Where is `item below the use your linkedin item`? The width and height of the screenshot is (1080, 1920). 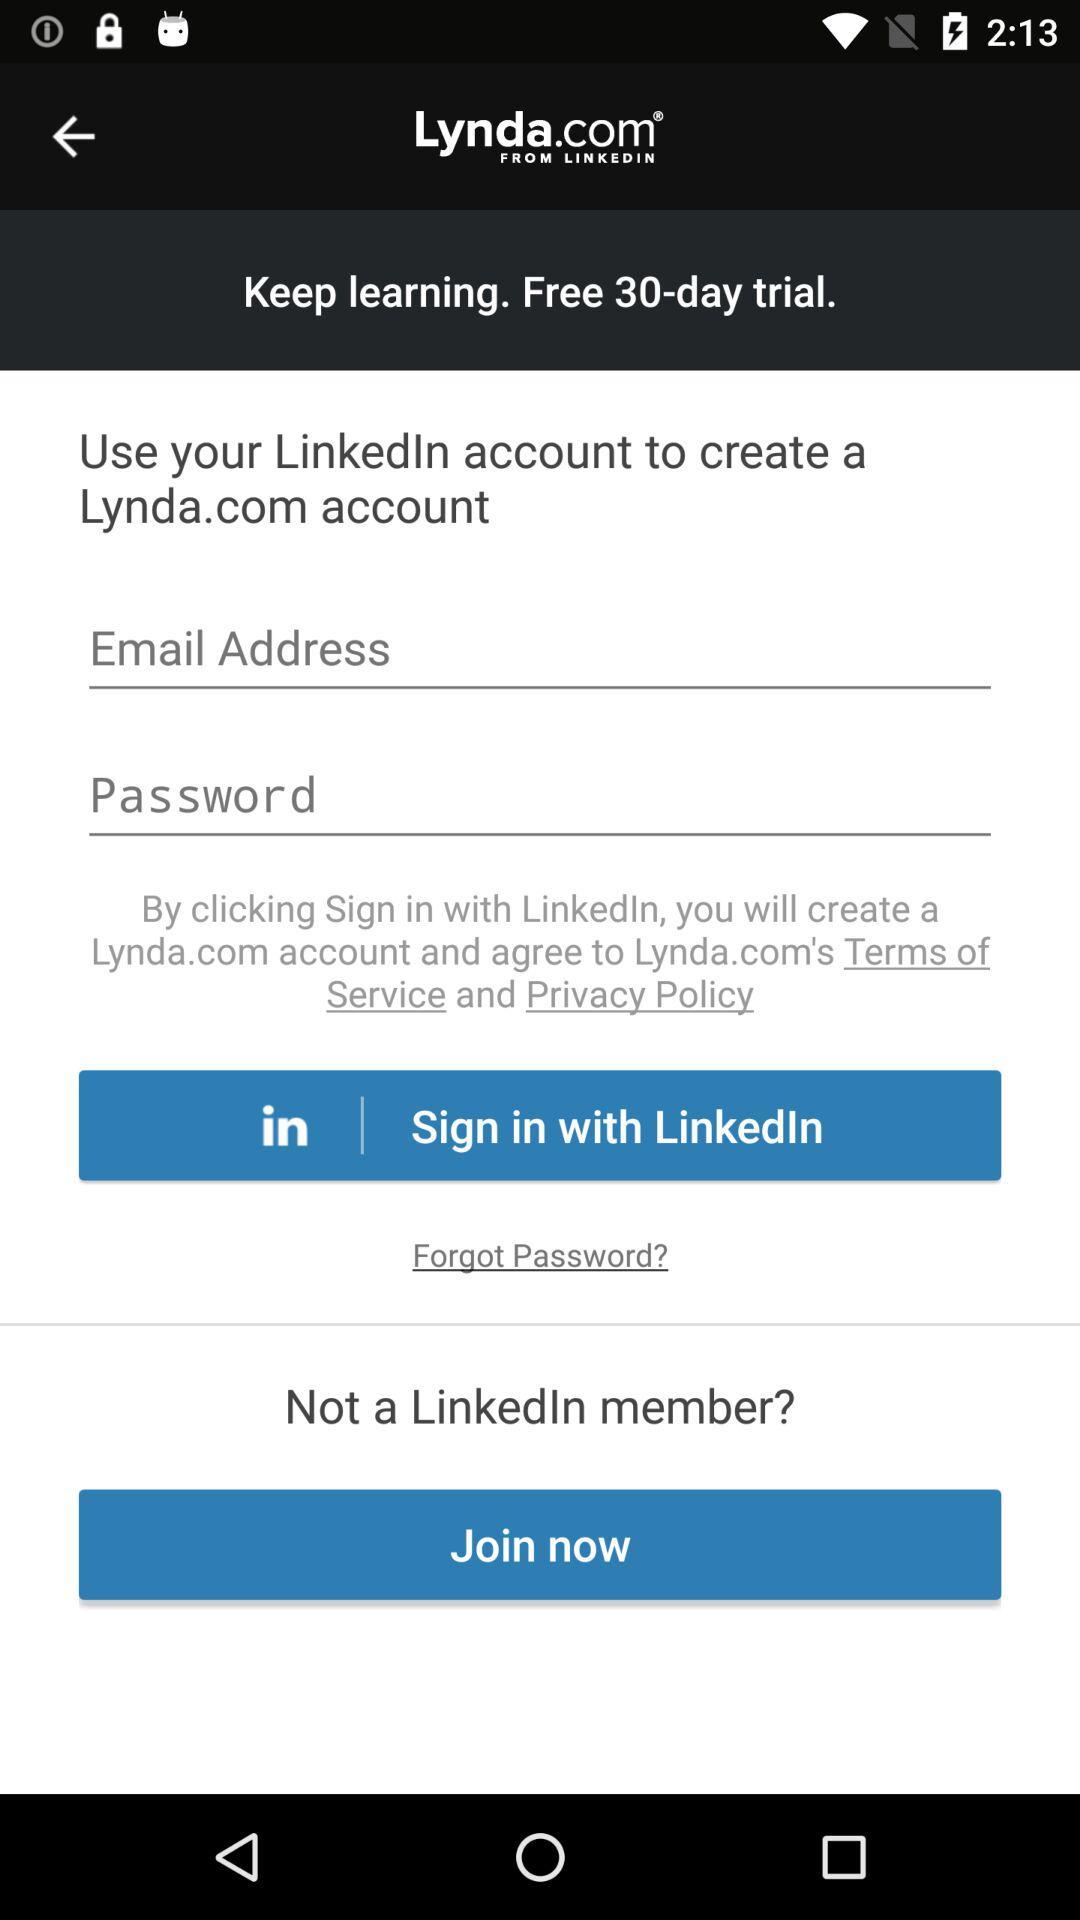
item below the use your linkedin item is located at coordinates (540, 650).